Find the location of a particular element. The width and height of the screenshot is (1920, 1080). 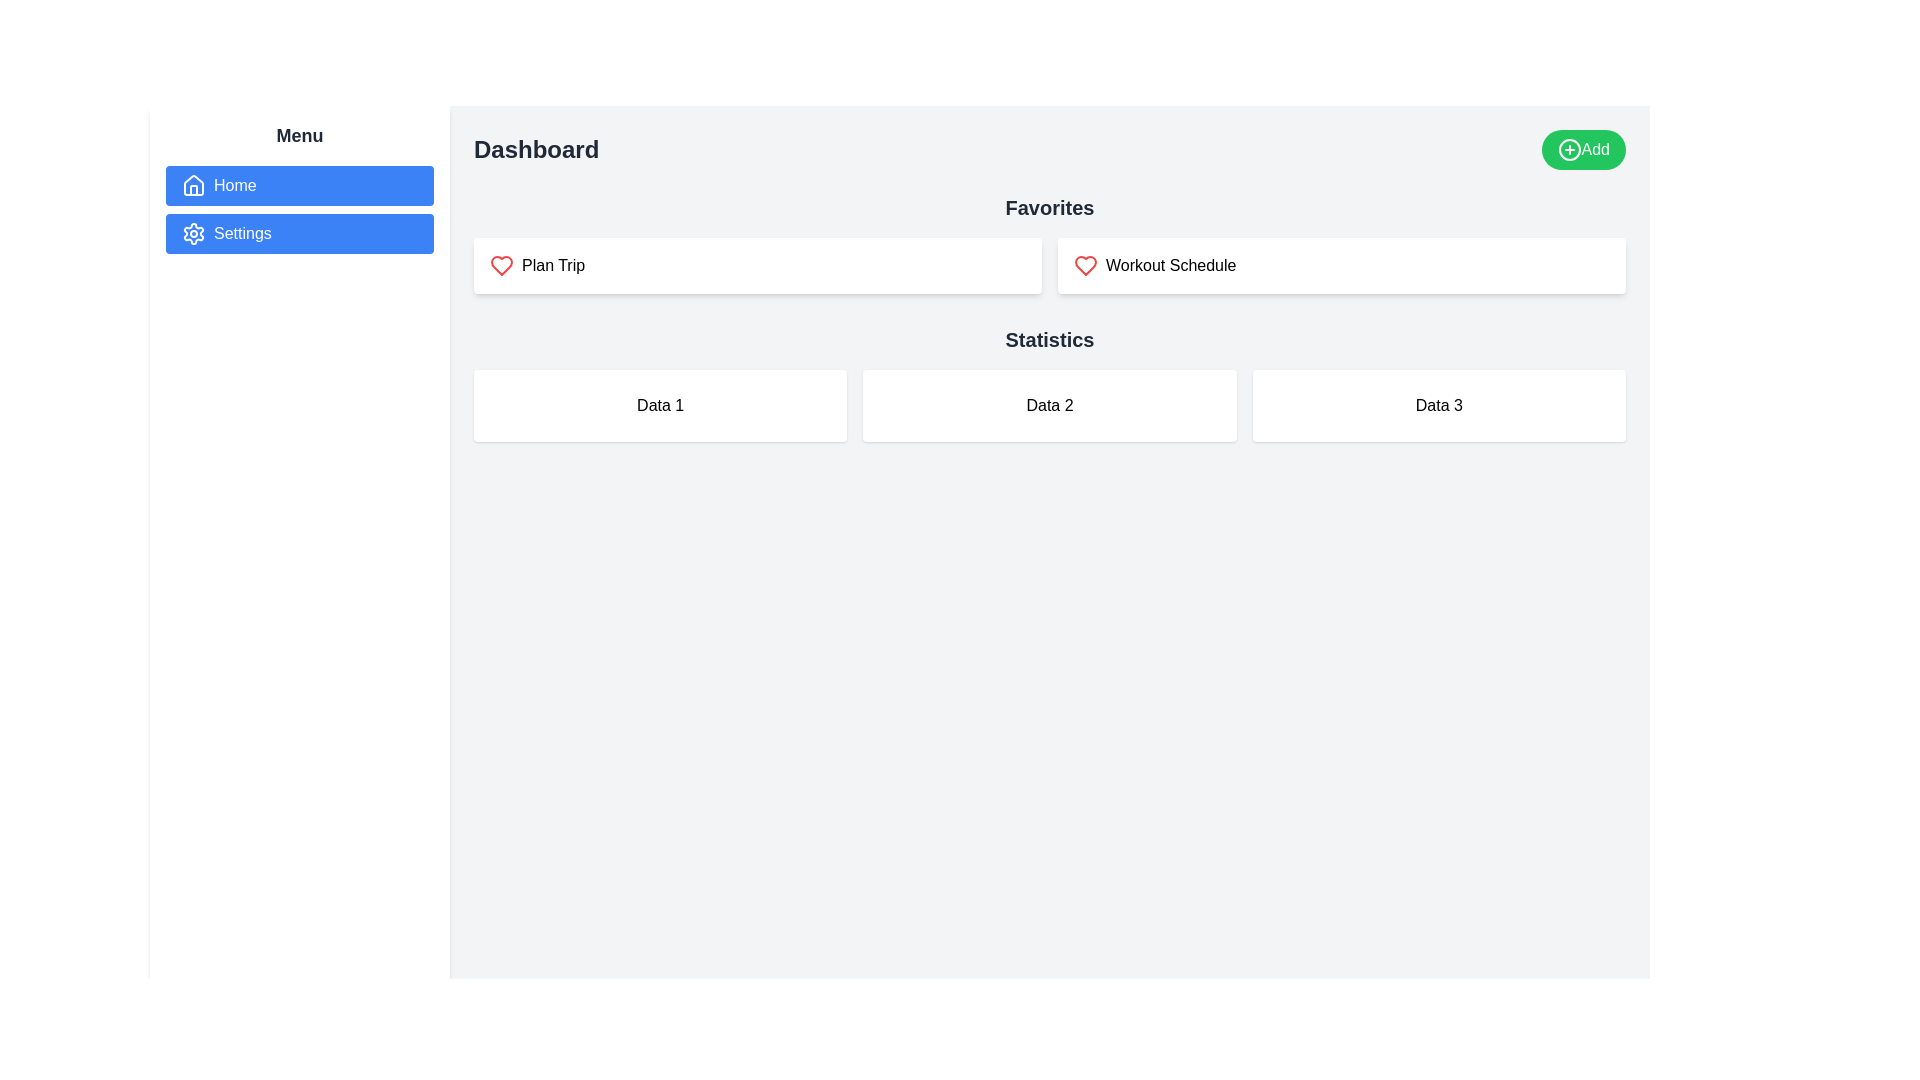

the 'Menu' label located at the top of the left sidebar menu, which displays the word 'Menu' in bold dark gray lettering is located at coordinates (298, 135).